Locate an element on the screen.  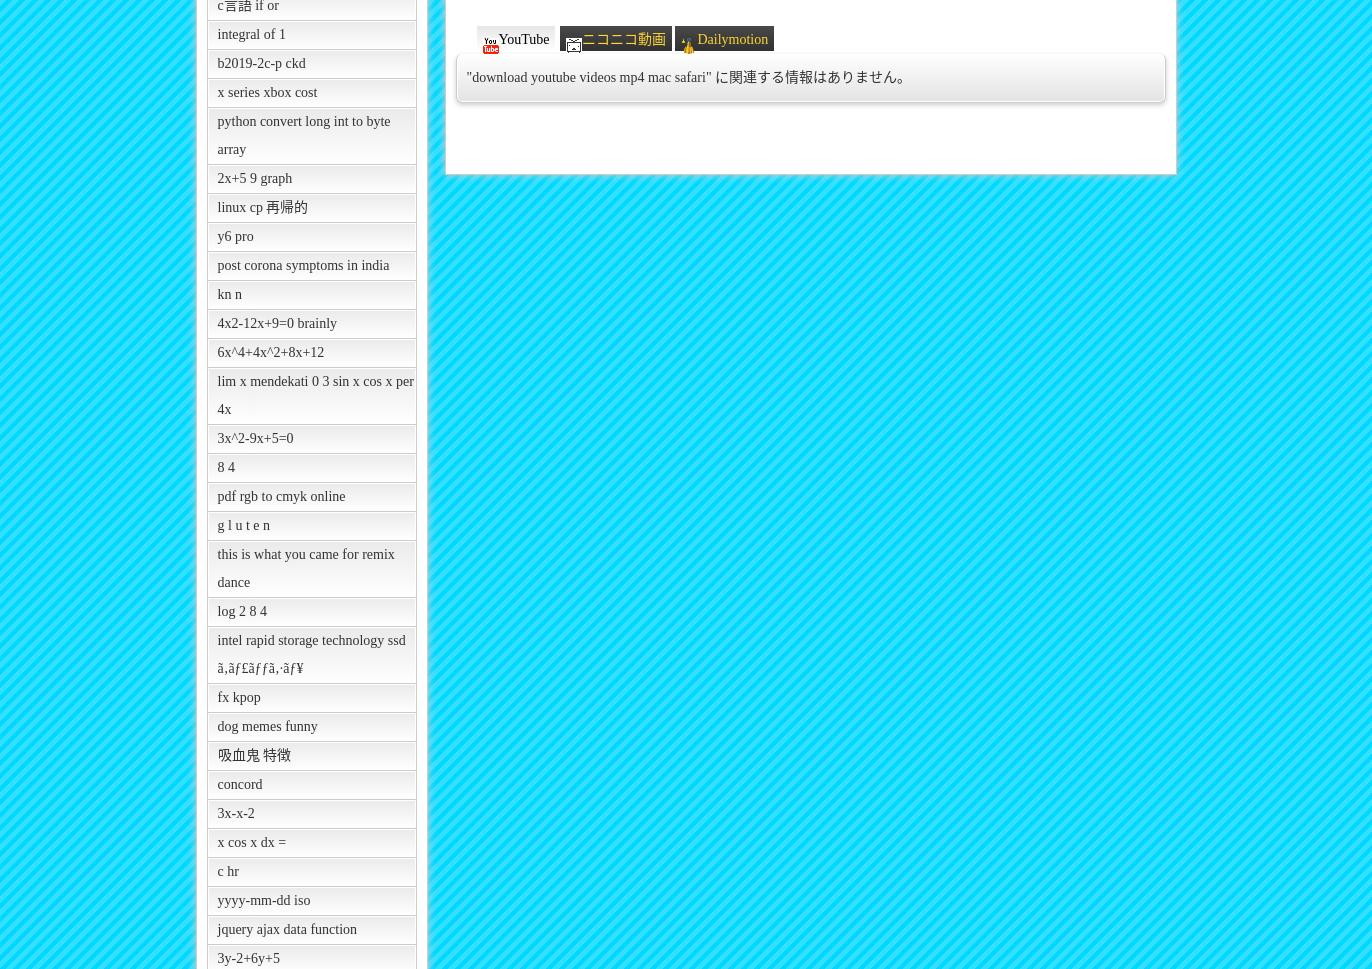
'dog memes funny' is located at coordinates (217, 726).